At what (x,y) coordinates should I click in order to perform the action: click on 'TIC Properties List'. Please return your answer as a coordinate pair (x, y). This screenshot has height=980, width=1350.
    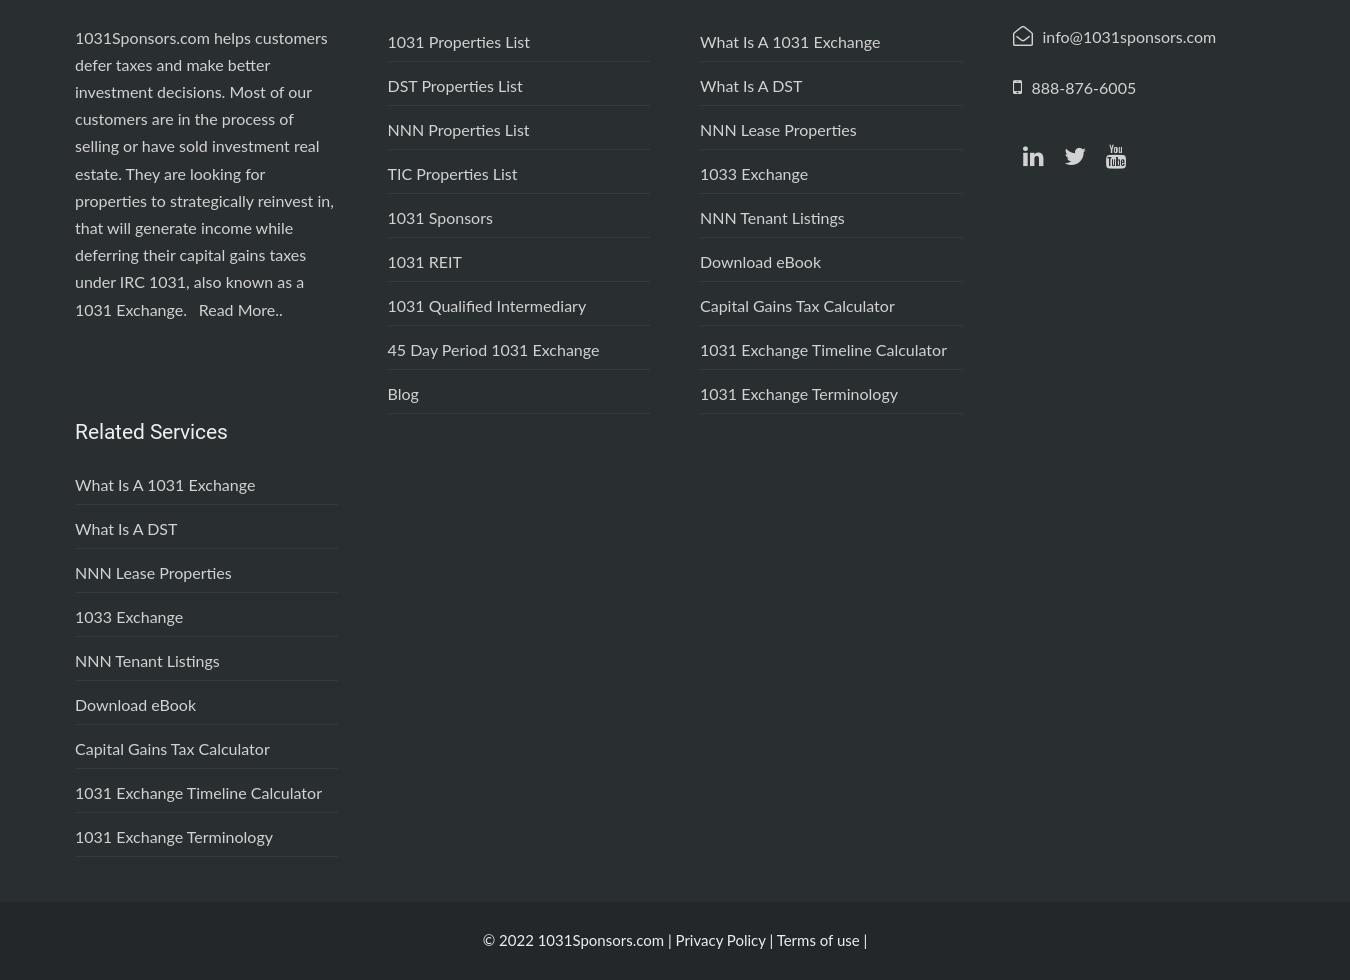
    Looking at the image, I should click on (450, 174).